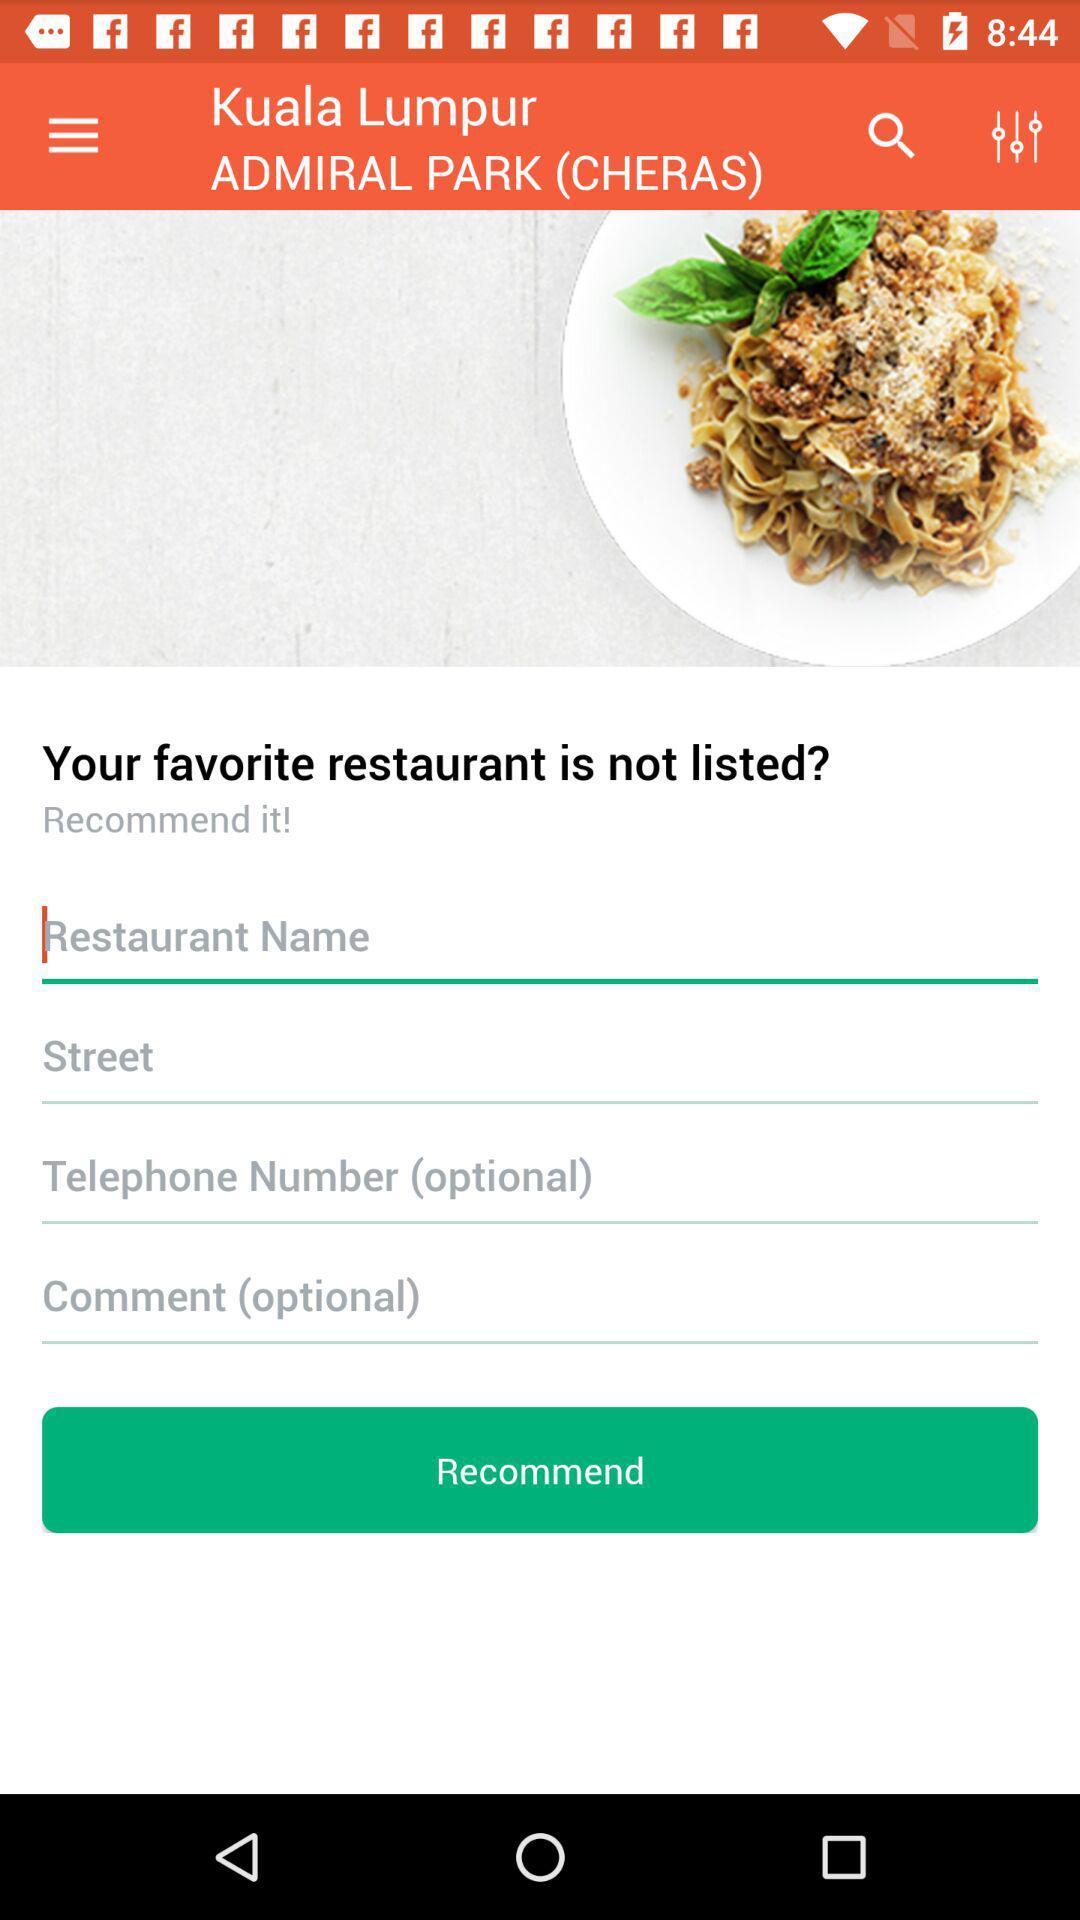 Image resolution: width=1080 pixels, height=1920 pixels. I want to click on street info, so click(540, 1053).